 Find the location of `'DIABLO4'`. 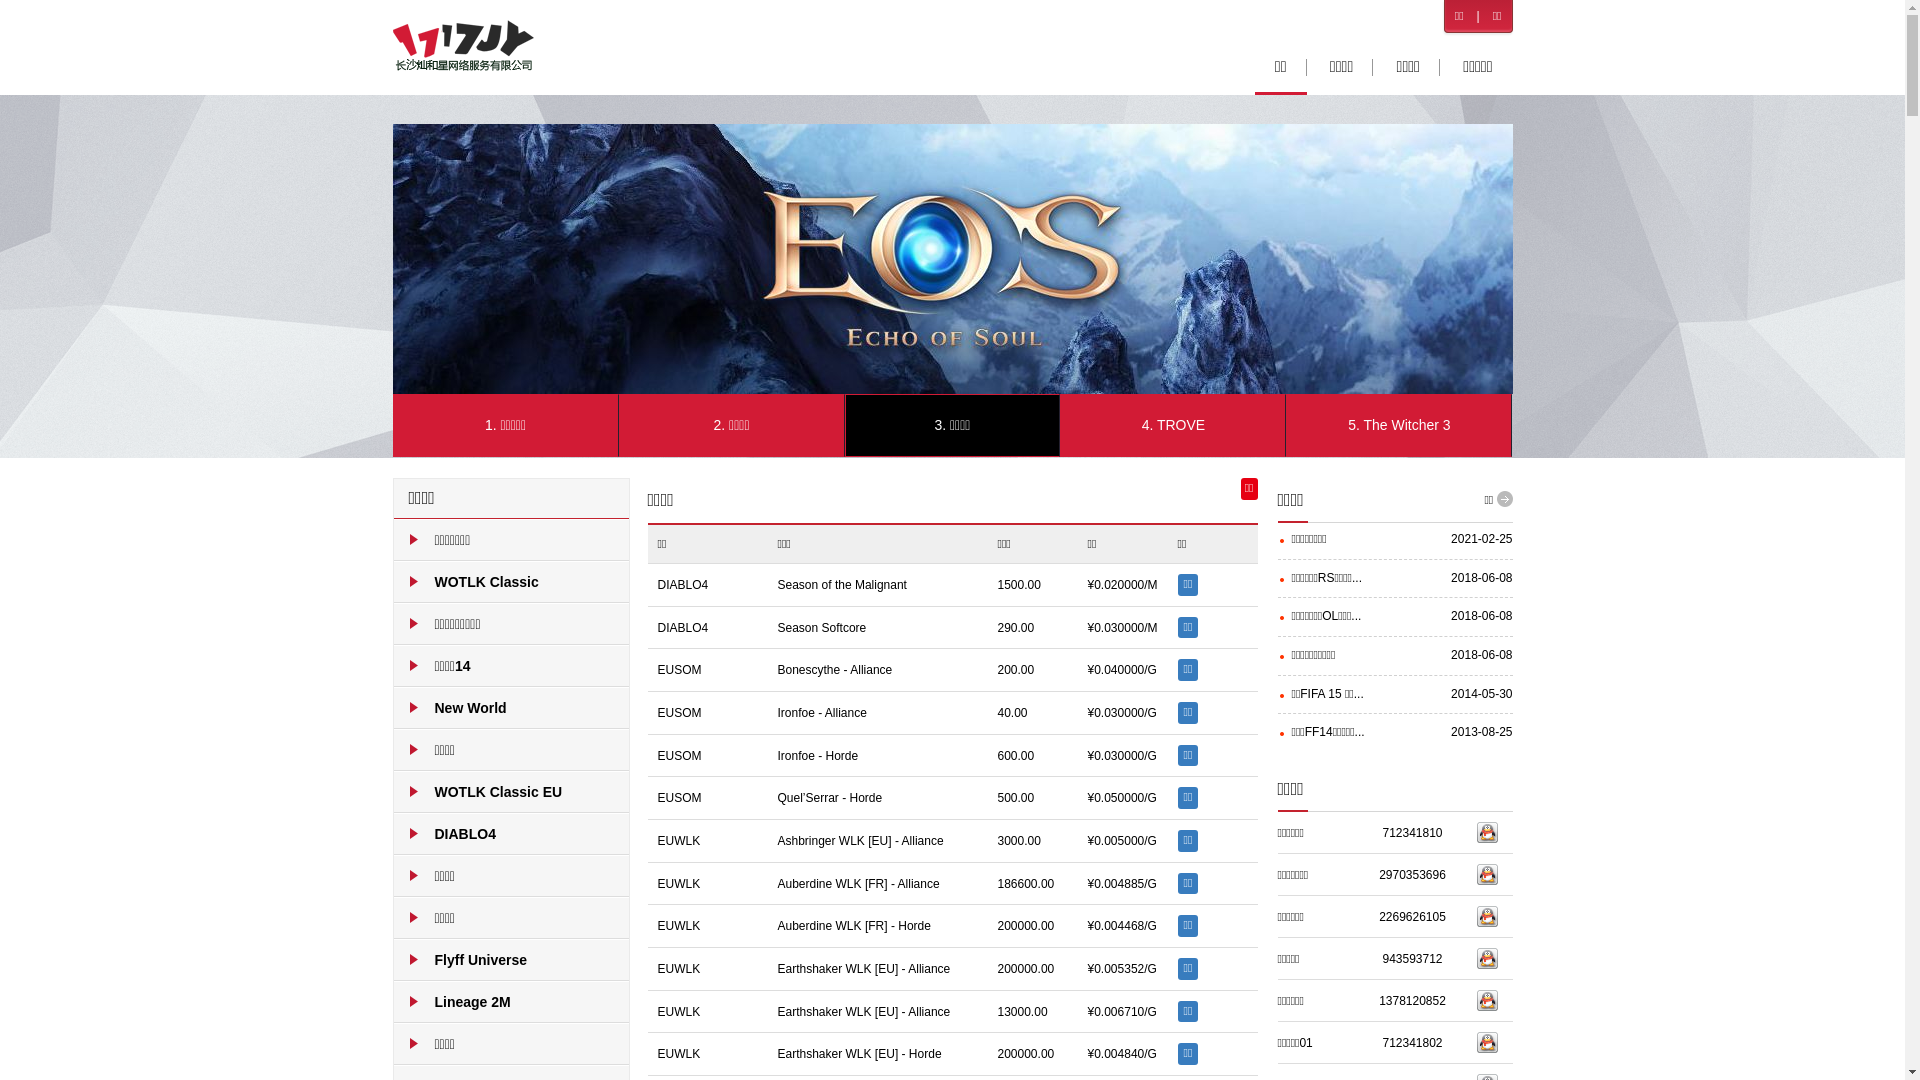

'DIABLO4' is located at coordinates (511, 833).